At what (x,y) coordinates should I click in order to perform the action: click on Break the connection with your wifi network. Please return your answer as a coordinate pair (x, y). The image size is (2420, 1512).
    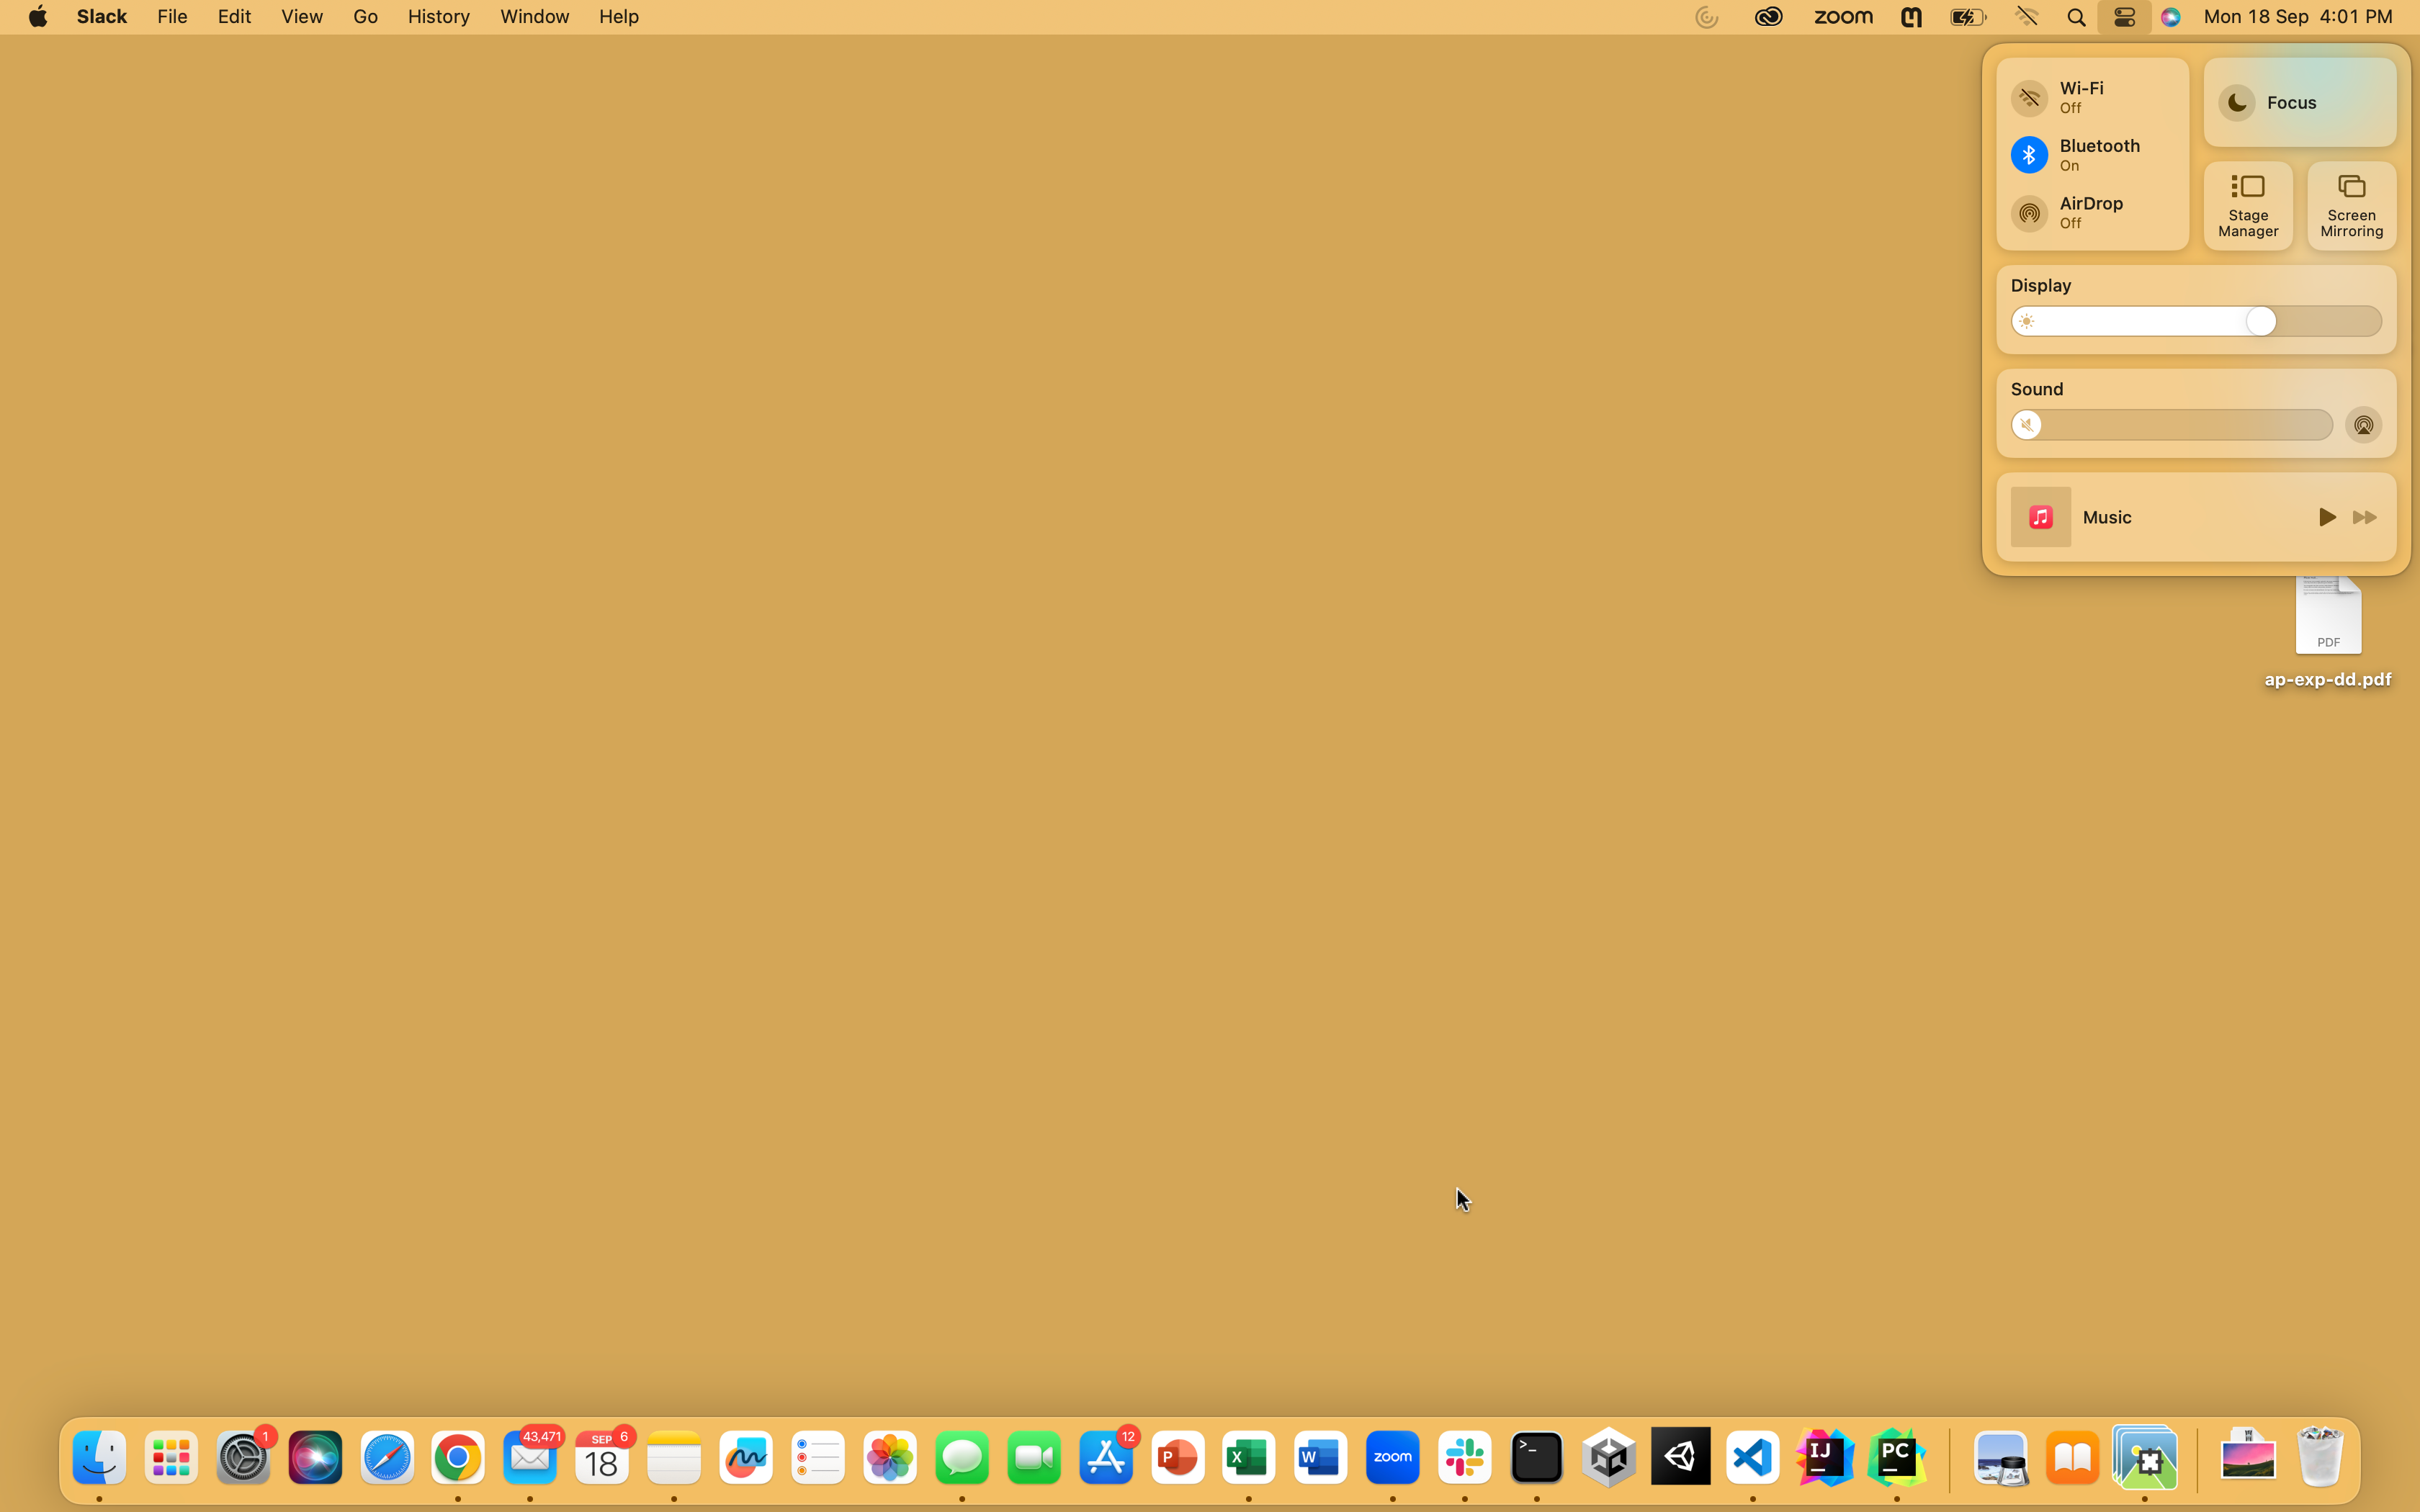
    Looking at the image, I should click on (2090, 89).